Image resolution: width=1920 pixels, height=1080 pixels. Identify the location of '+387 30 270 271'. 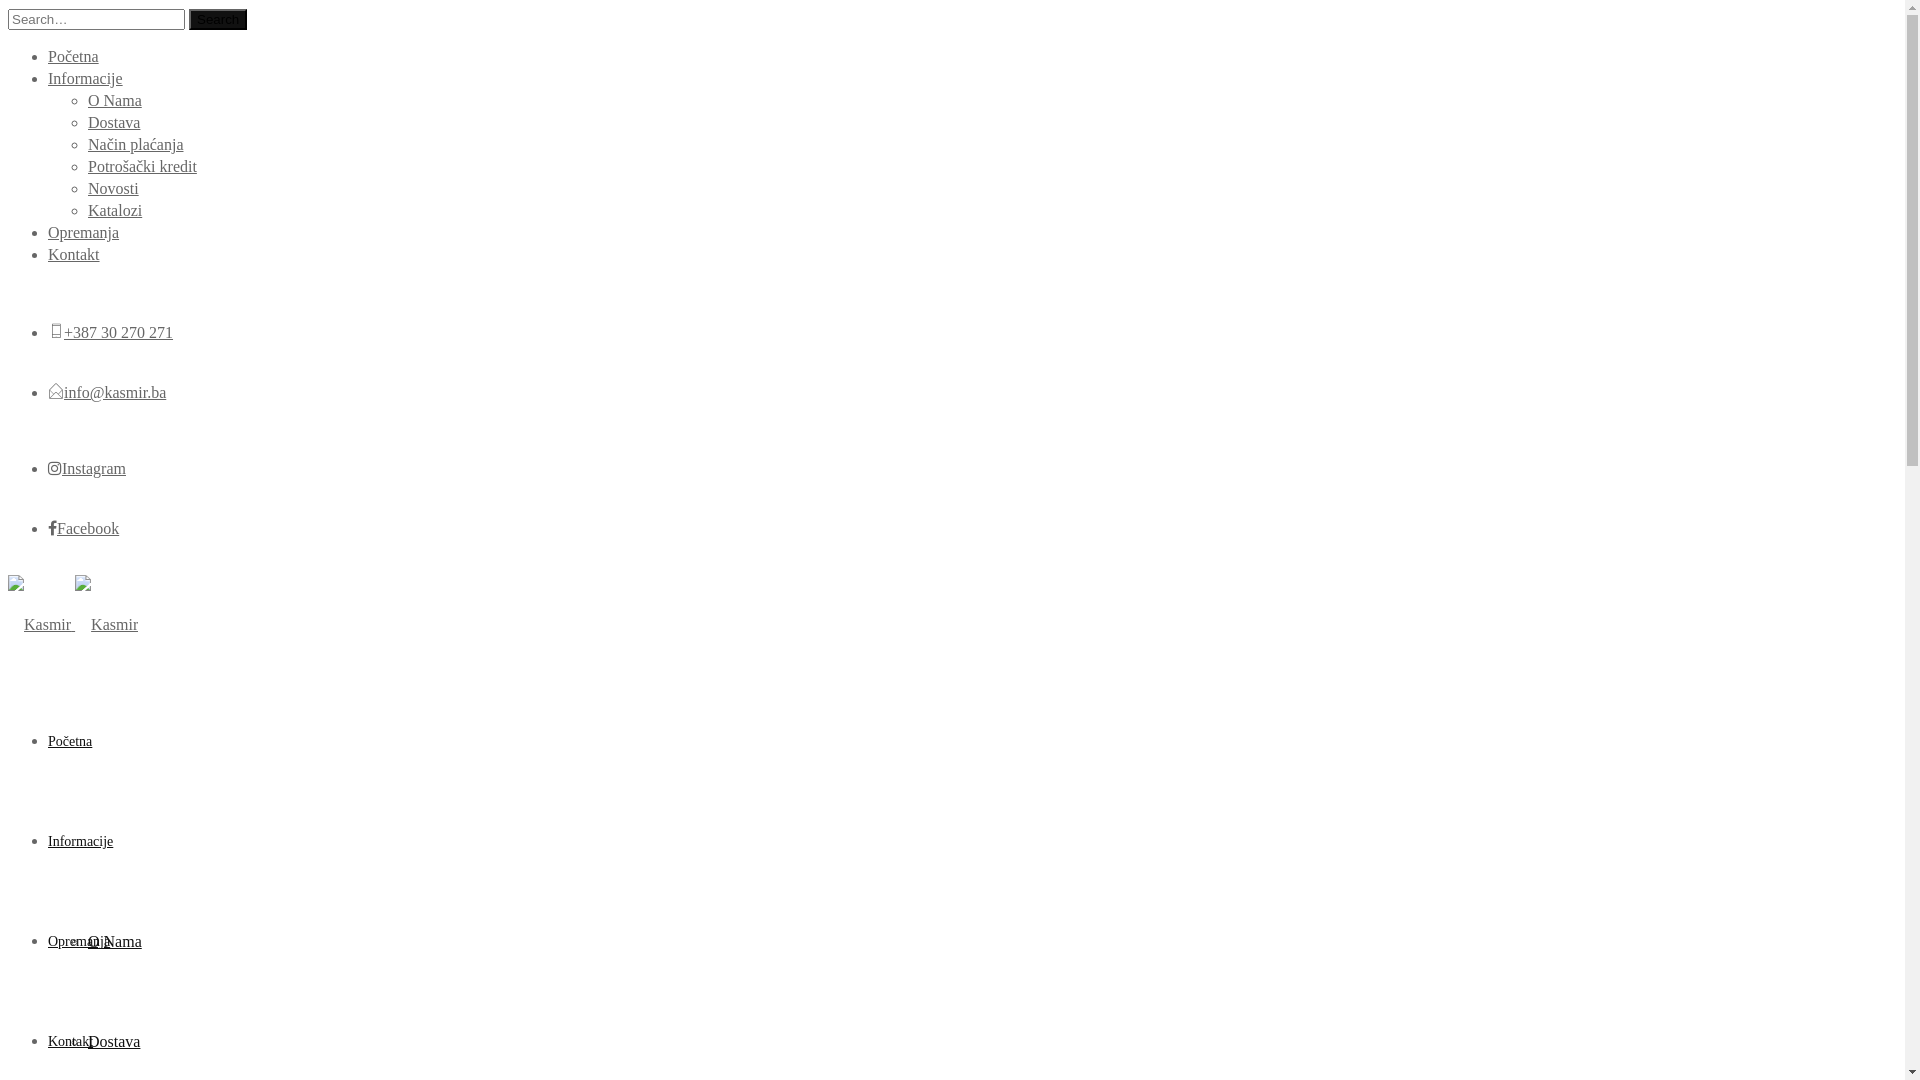
(117, 331).